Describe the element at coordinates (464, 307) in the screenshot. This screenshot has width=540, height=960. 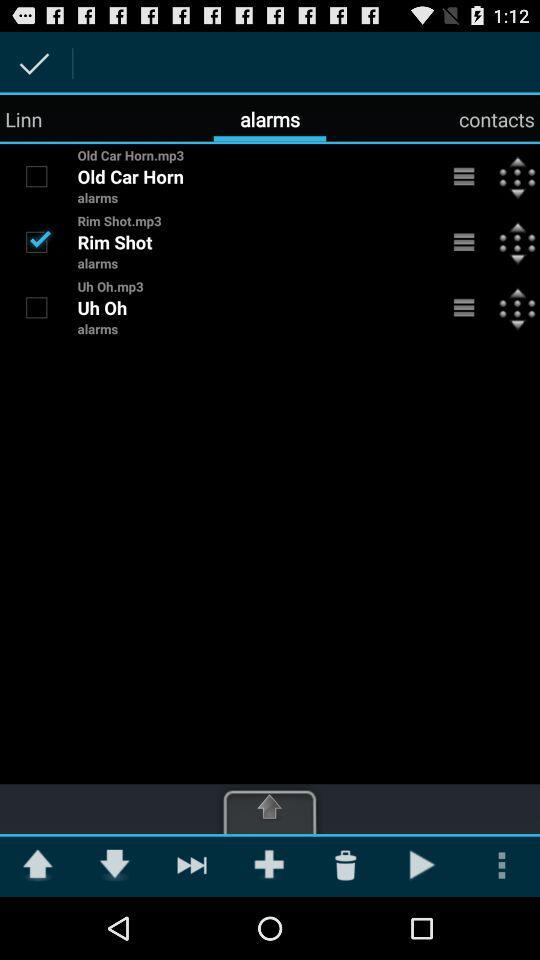
I see `open mp3 menu` at that location.